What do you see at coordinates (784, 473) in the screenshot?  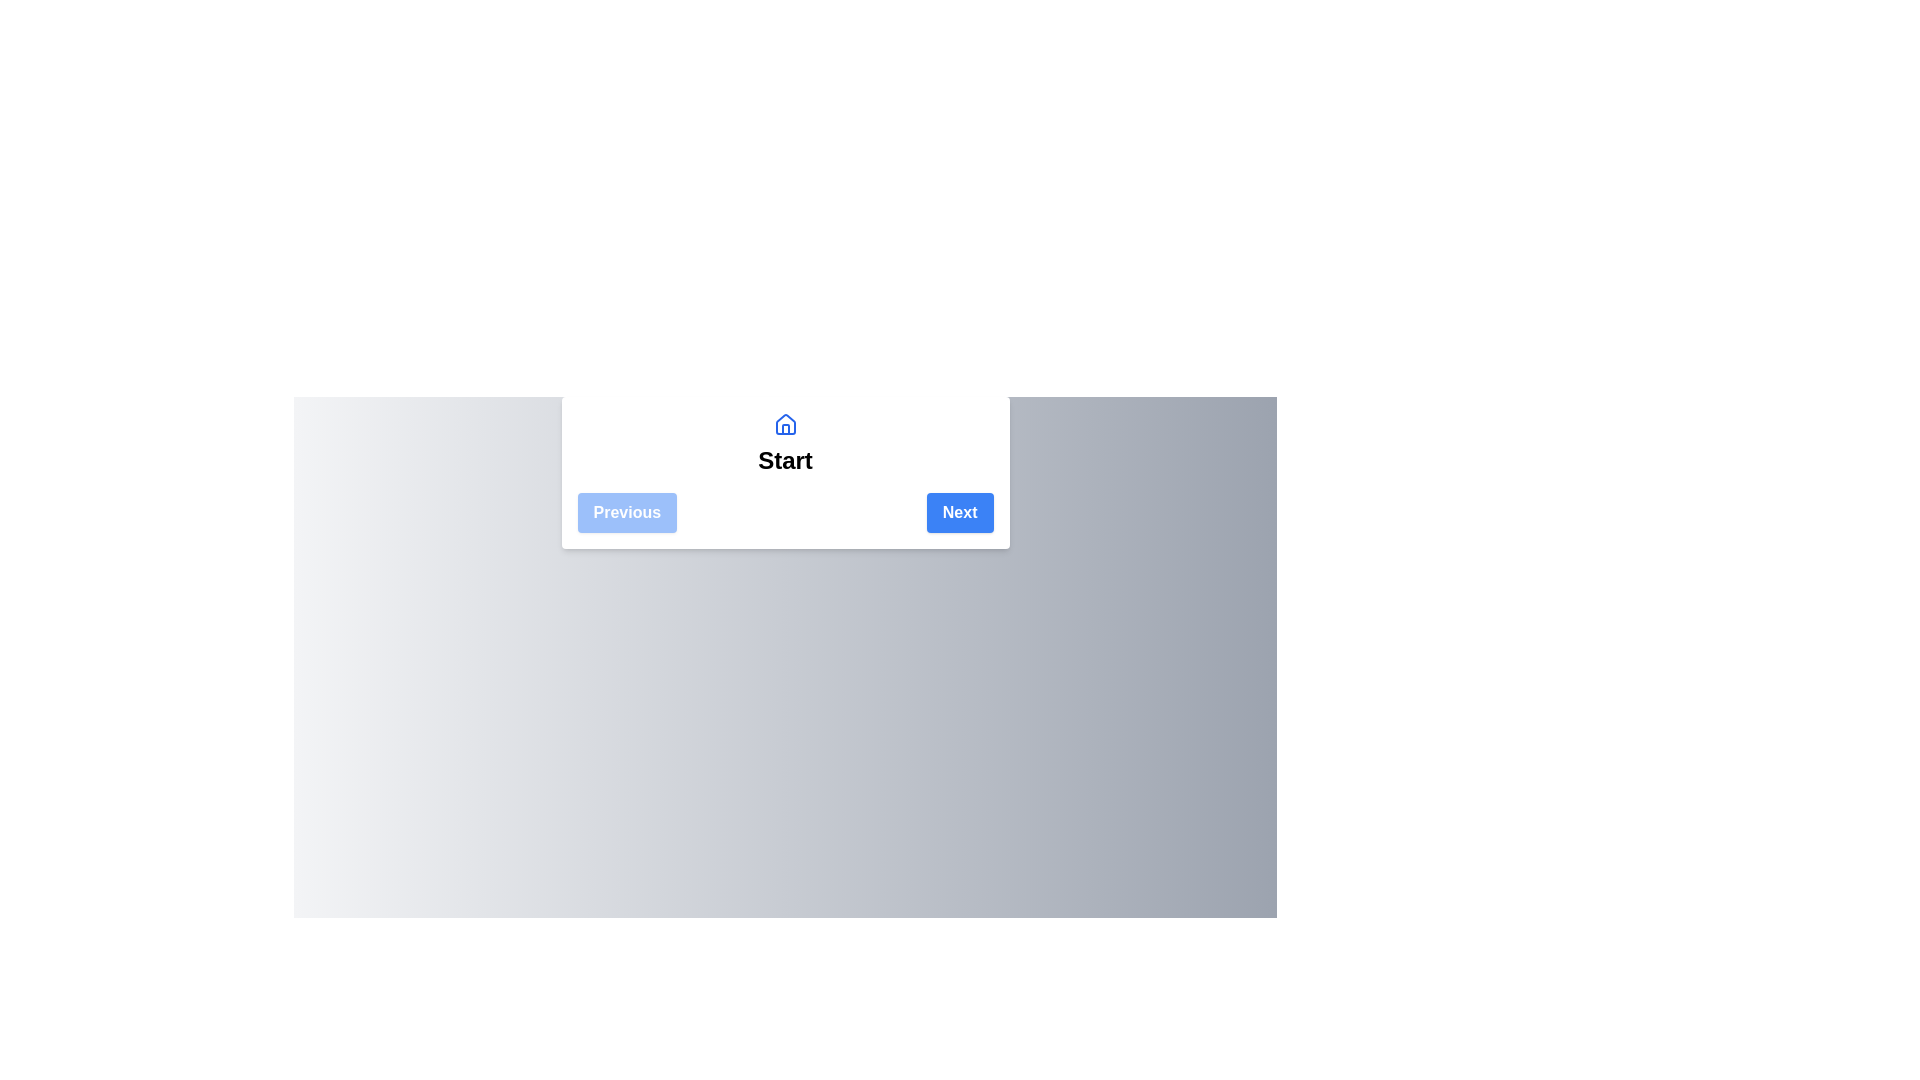 I see `the interactive navigation buttons of the composite navigation widget, which includes 'Previous' and 'Next' buttons located on the left and right, respectively` at bounding box center [784, 473].